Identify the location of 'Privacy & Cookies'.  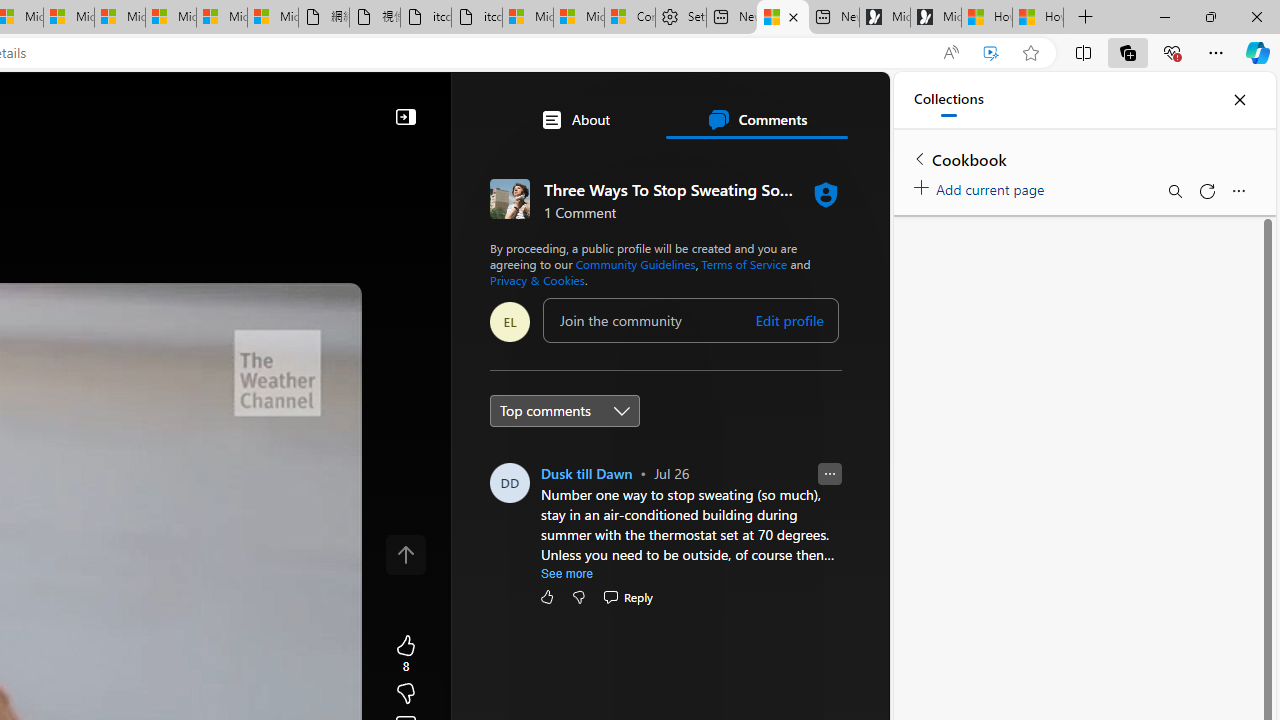
(537, 280).